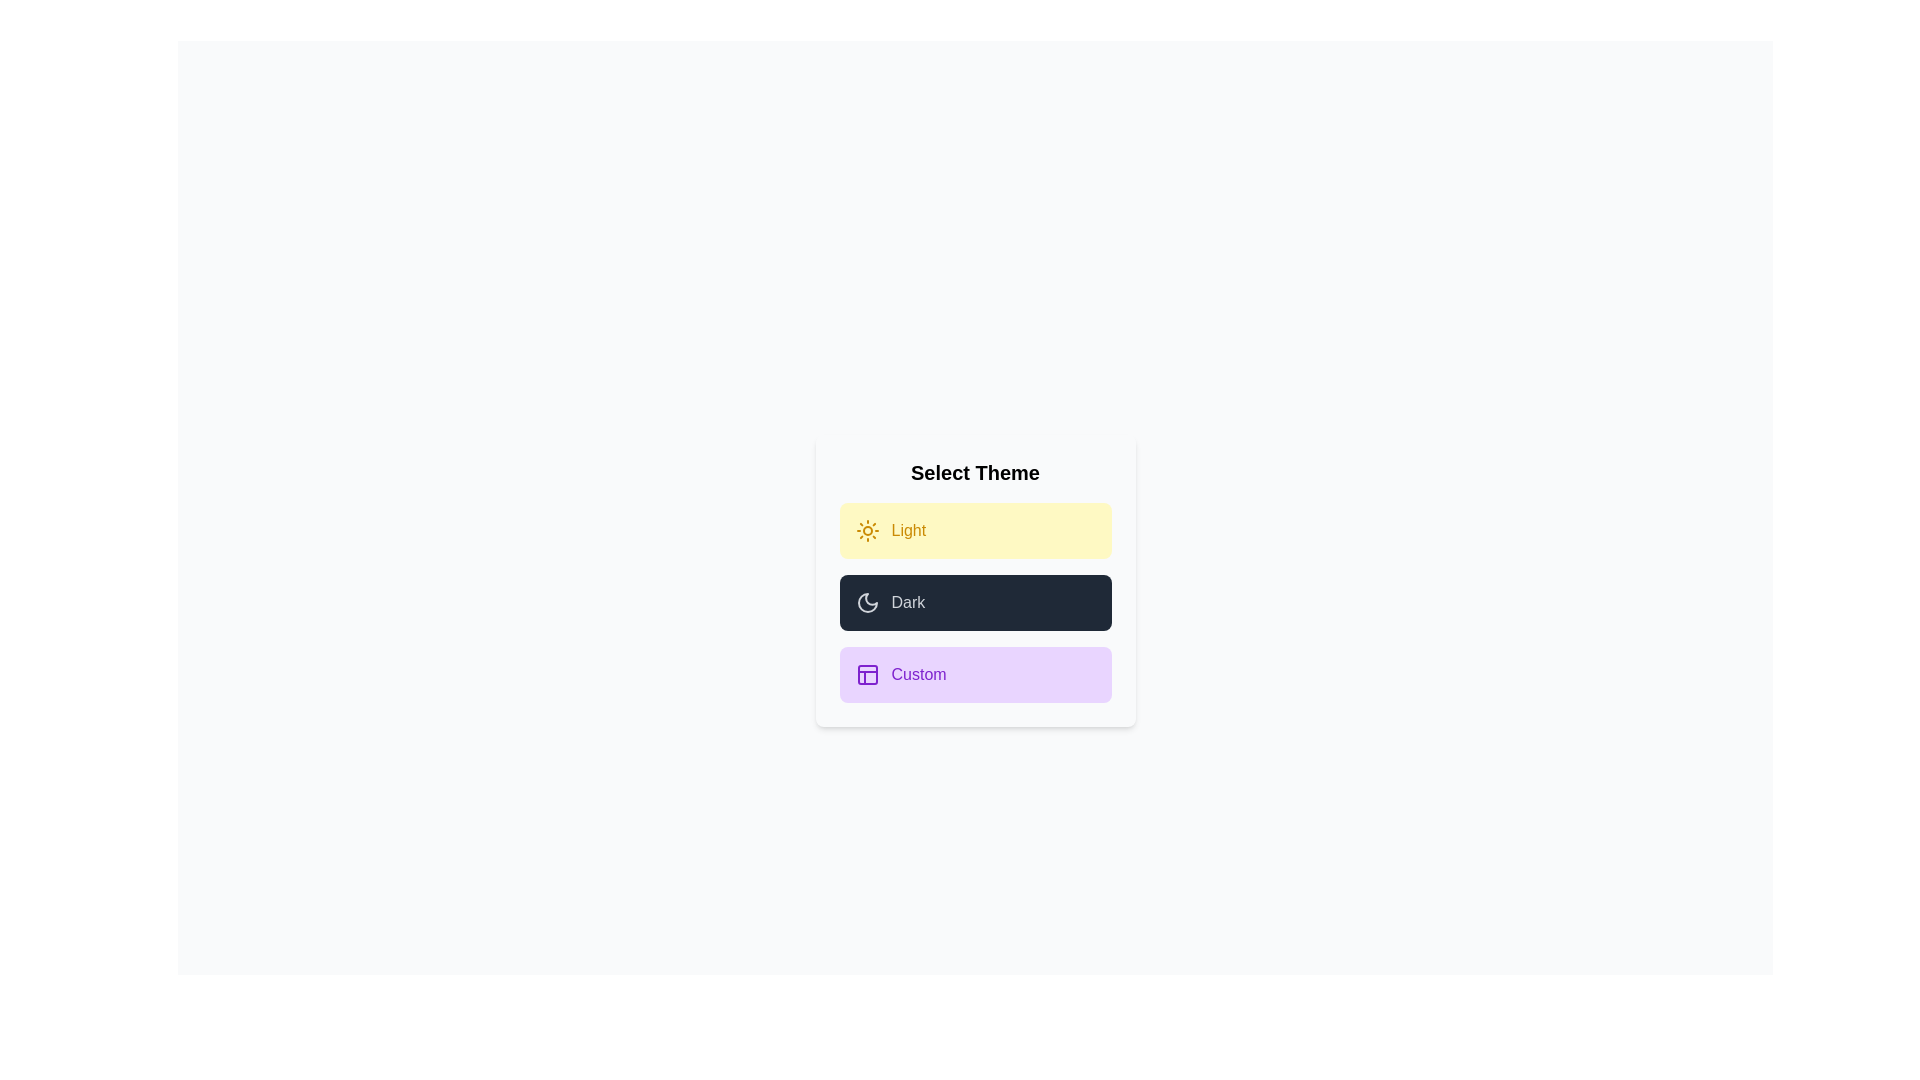  Describe the element at coordinates (867, 675) in the screenshot. I see `the solid rectangular shape with rounded corners located in the top-left sub-area of the square grid icon` at that location.